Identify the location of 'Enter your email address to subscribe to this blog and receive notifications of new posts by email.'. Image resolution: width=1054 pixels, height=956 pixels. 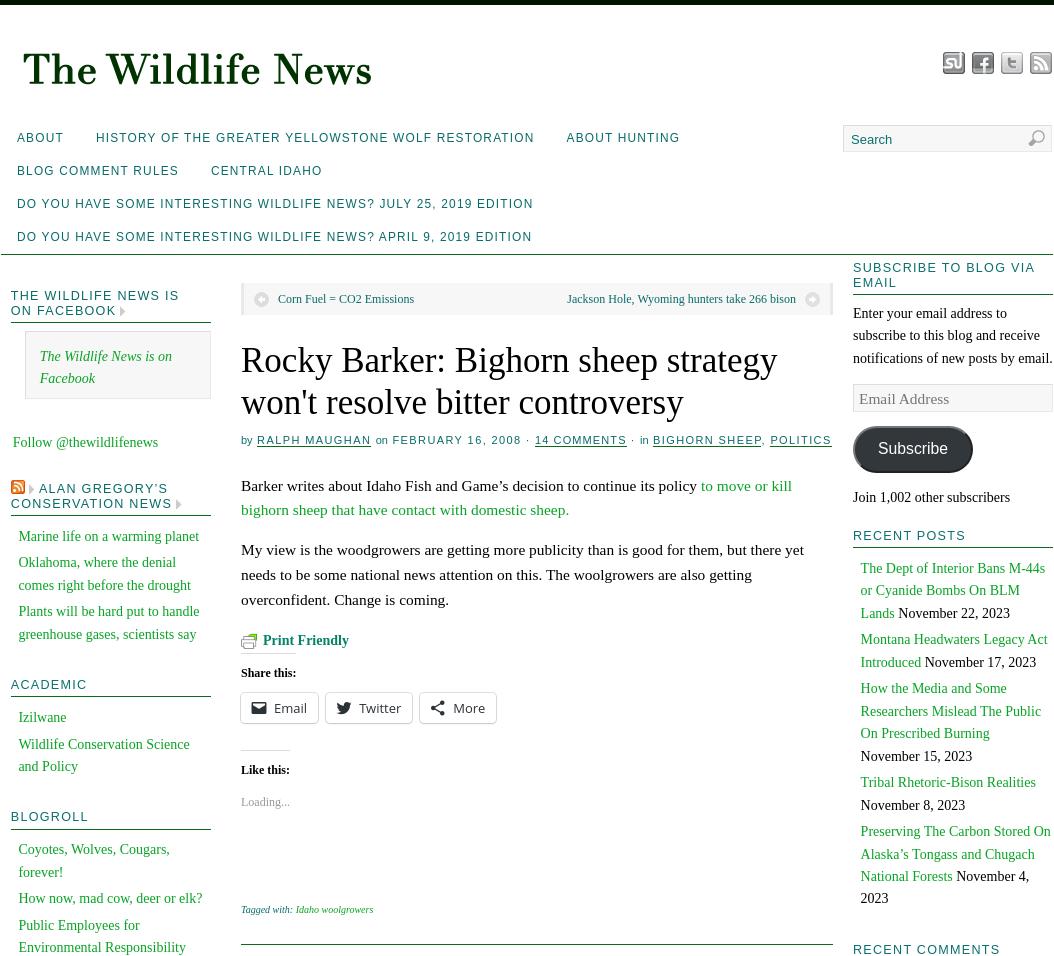
(952, 333).